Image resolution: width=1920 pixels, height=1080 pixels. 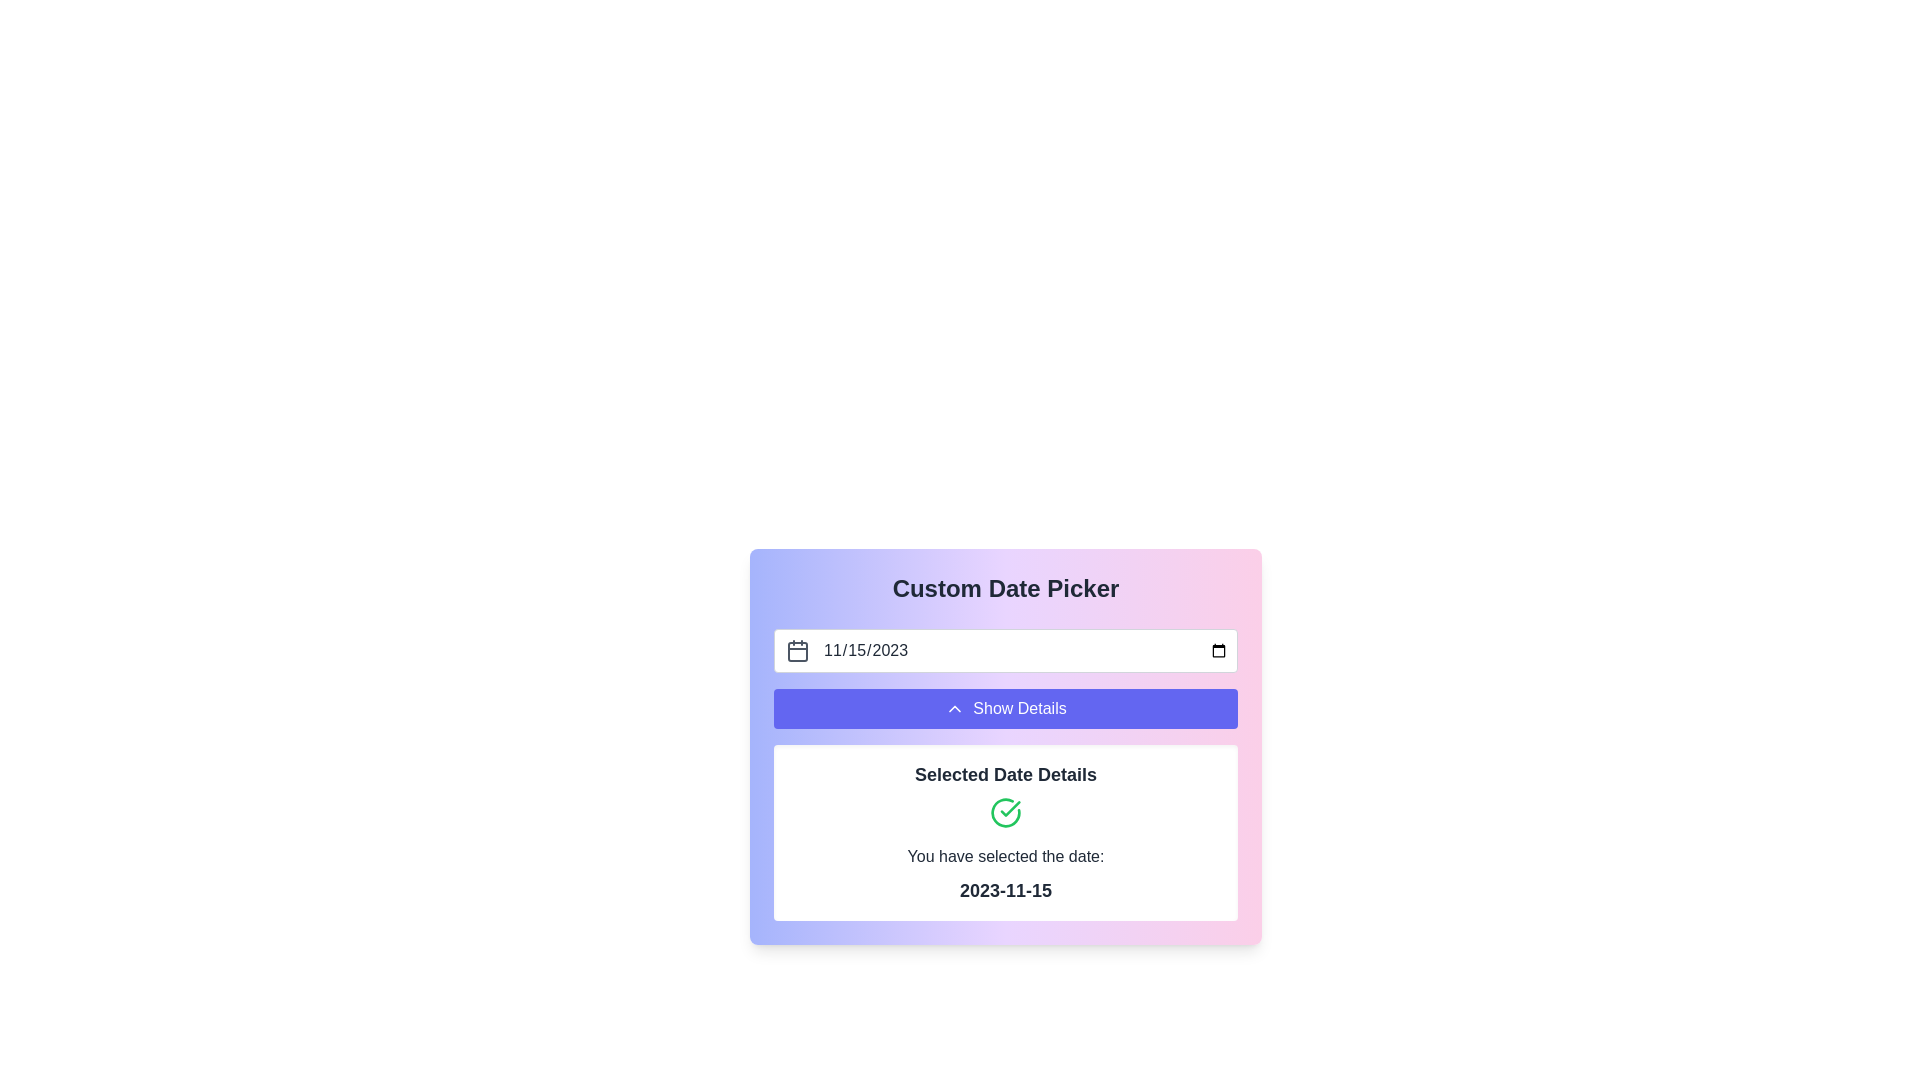 What do you see at coordinates (1006, 588) in the screenshot?
I see `the text header displaying 'Custom Date Picker', which is bold and large, located at the top of the rounded rectangle card interface` at bounding box center [1006, 588].